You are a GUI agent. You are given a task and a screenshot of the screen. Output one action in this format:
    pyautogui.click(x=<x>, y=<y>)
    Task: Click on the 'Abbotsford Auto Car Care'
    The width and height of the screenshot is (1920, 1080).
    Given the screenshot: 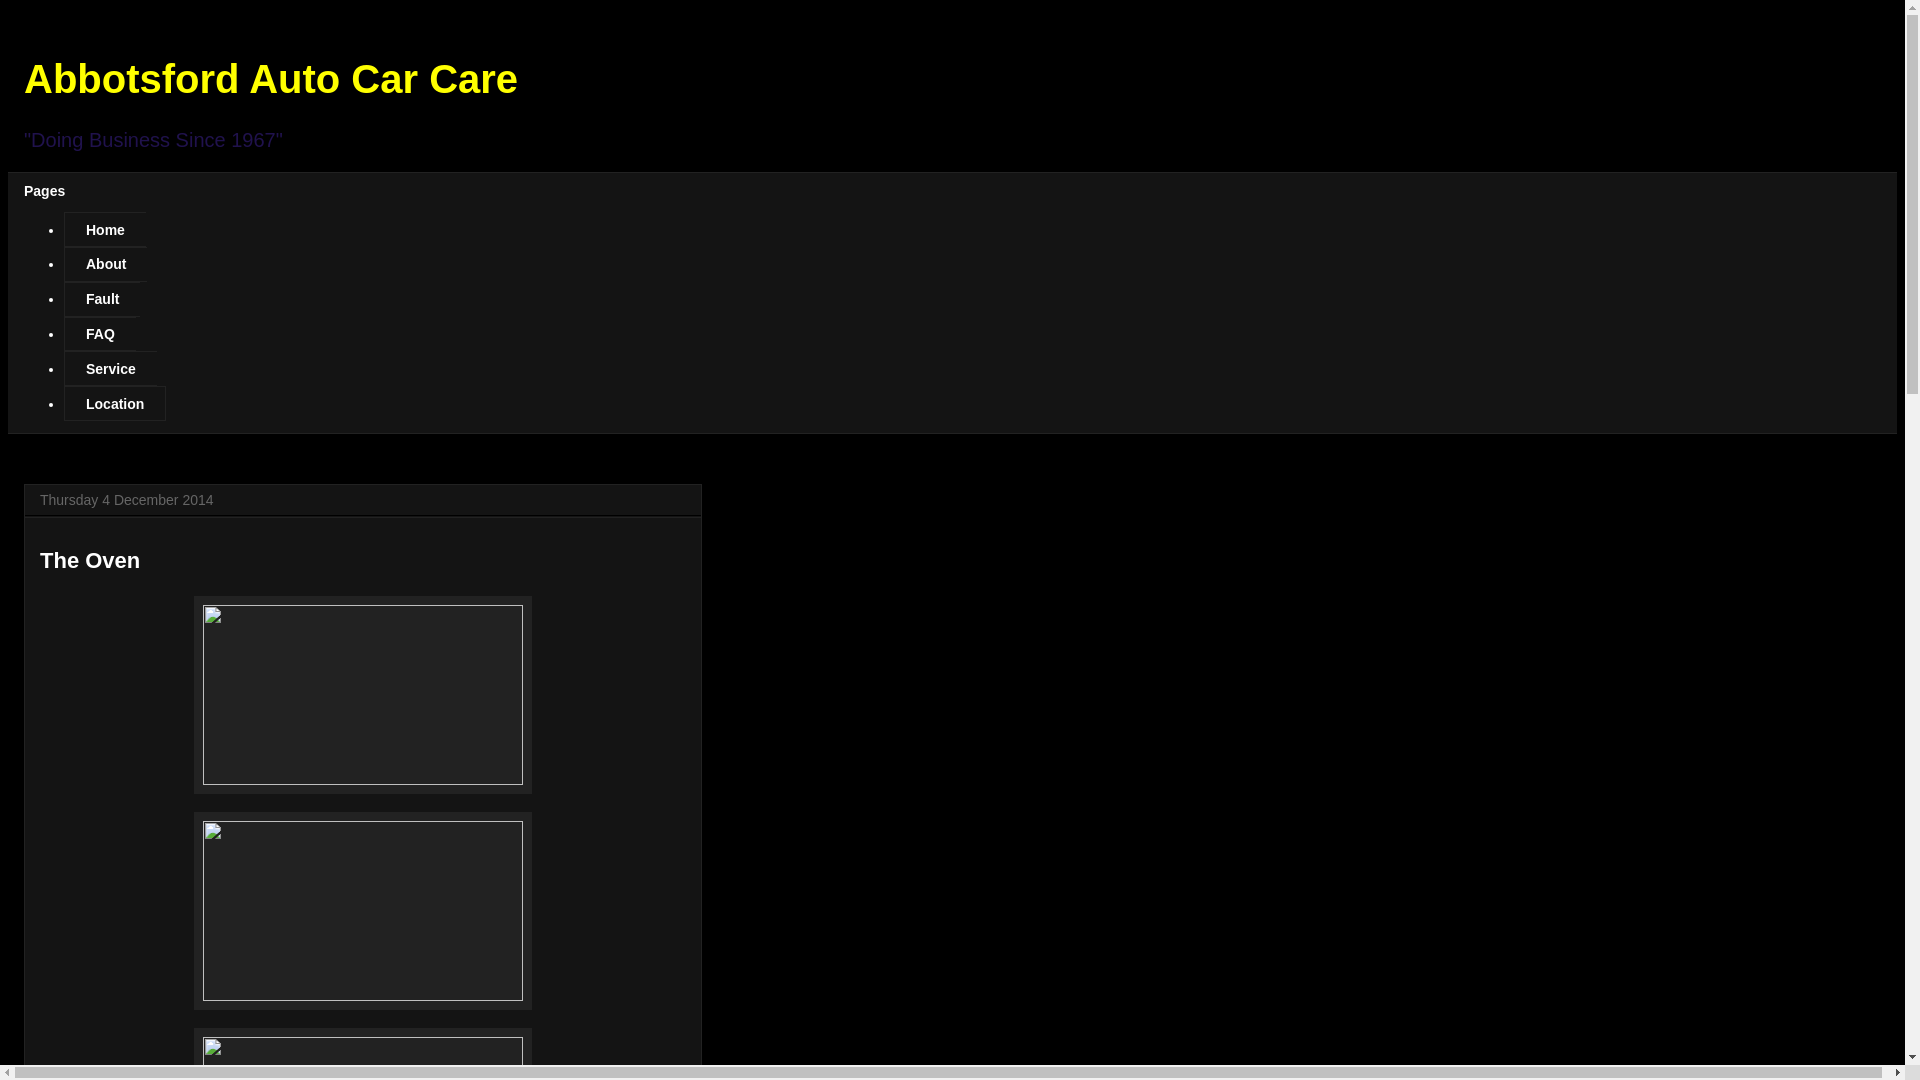 What is the action you would take?
    pyautogui.click(x=269, y=77)
    